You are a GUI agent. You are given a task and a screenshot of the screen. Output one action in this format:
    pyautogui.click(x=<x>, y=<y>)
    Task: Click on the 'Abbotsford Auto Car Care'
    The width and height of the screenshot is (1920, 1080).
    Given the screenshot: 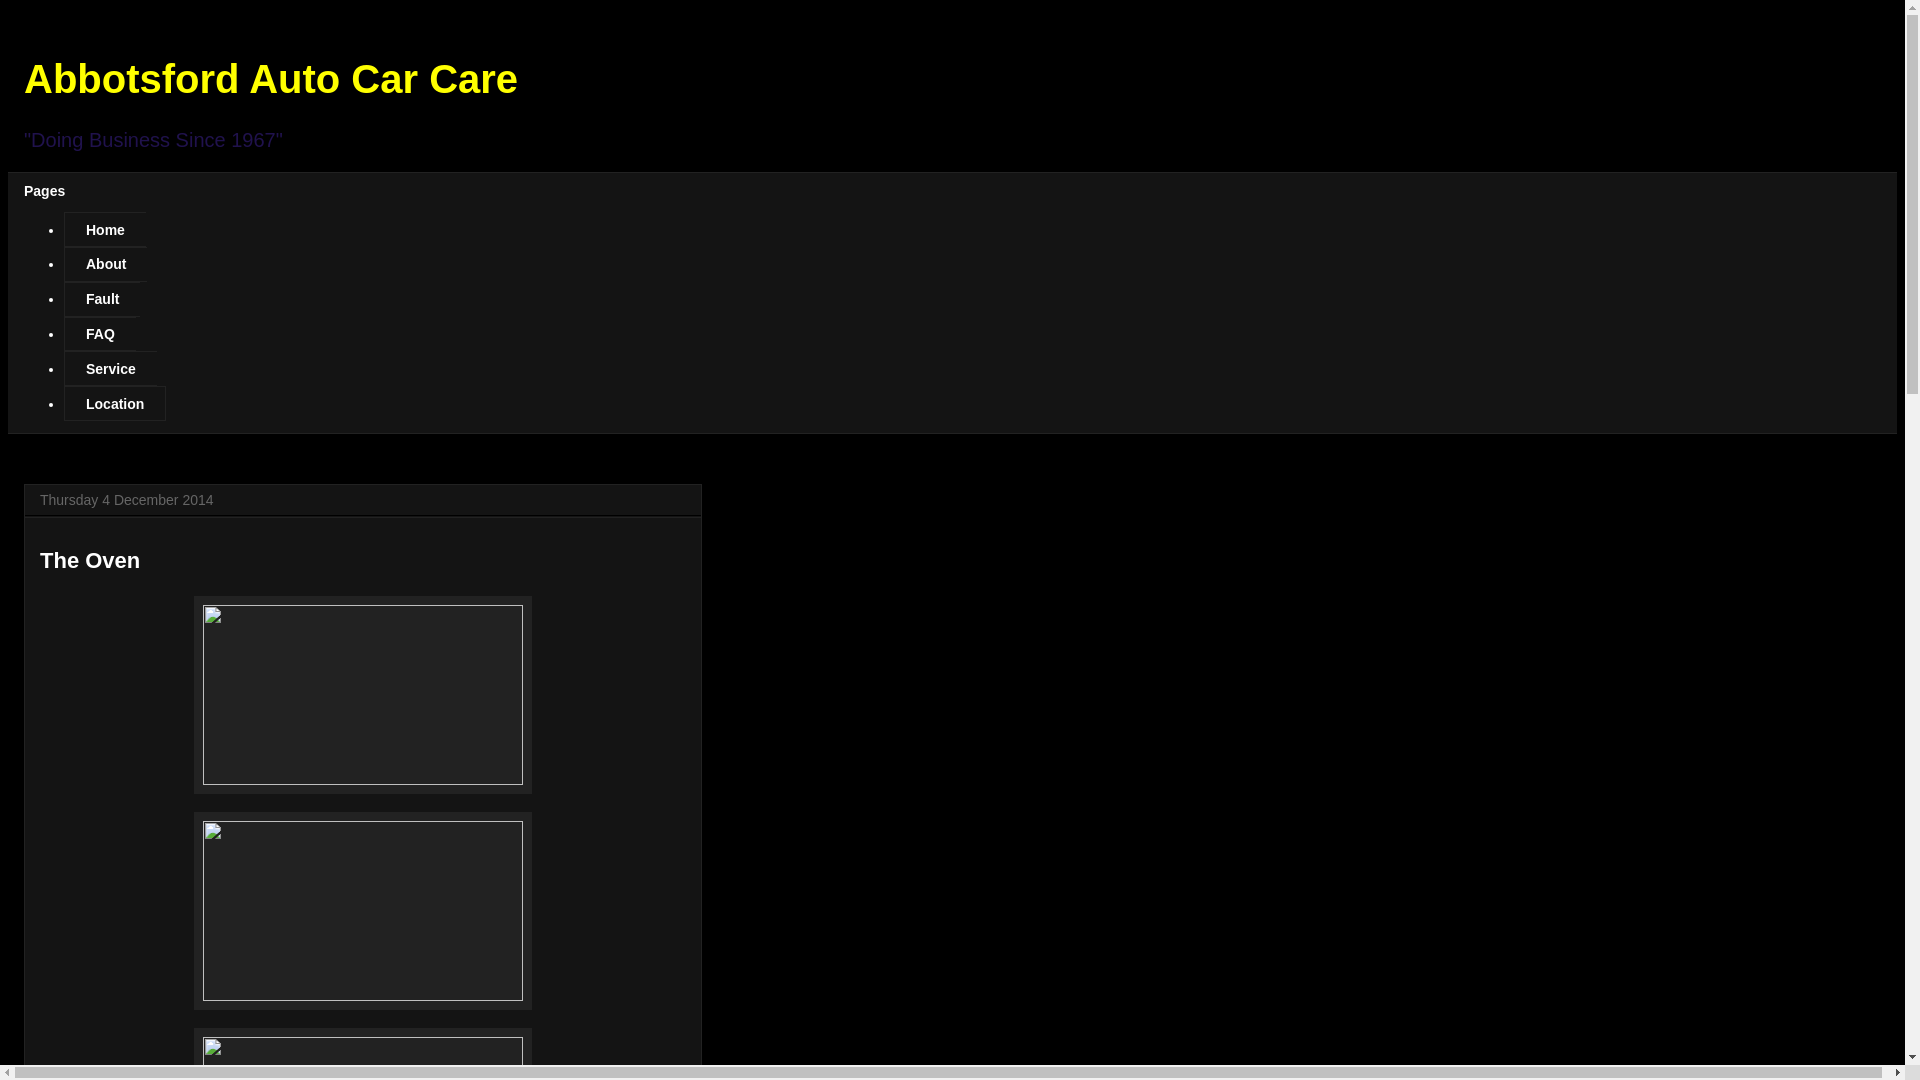 What is the action you would take?
    pyautogui.click(x=269, y=77)
    